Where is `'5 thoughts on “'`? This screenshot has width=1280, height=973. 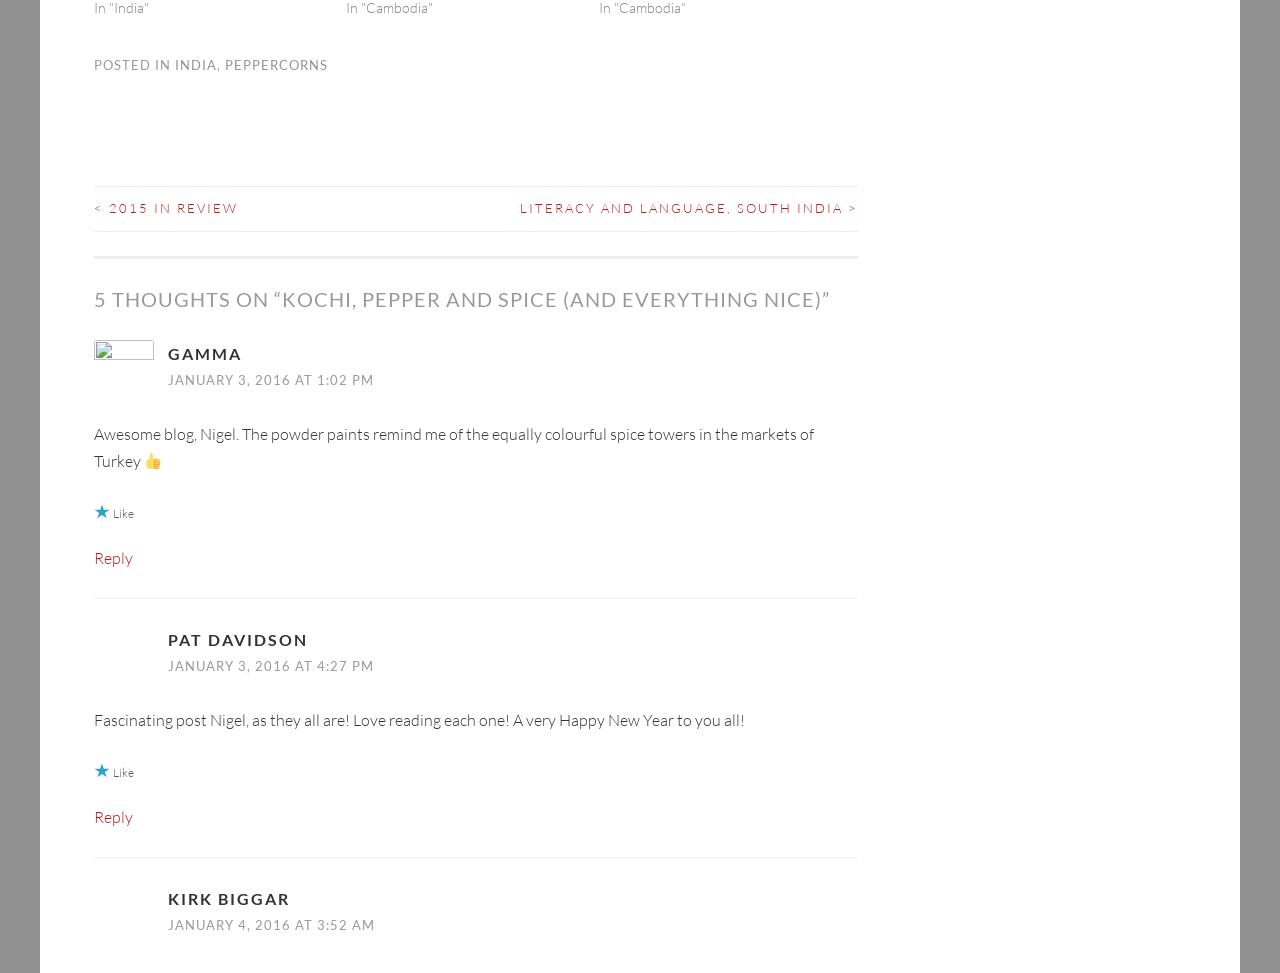 '5 thoughts on “' is located at coordinates (188, 265).